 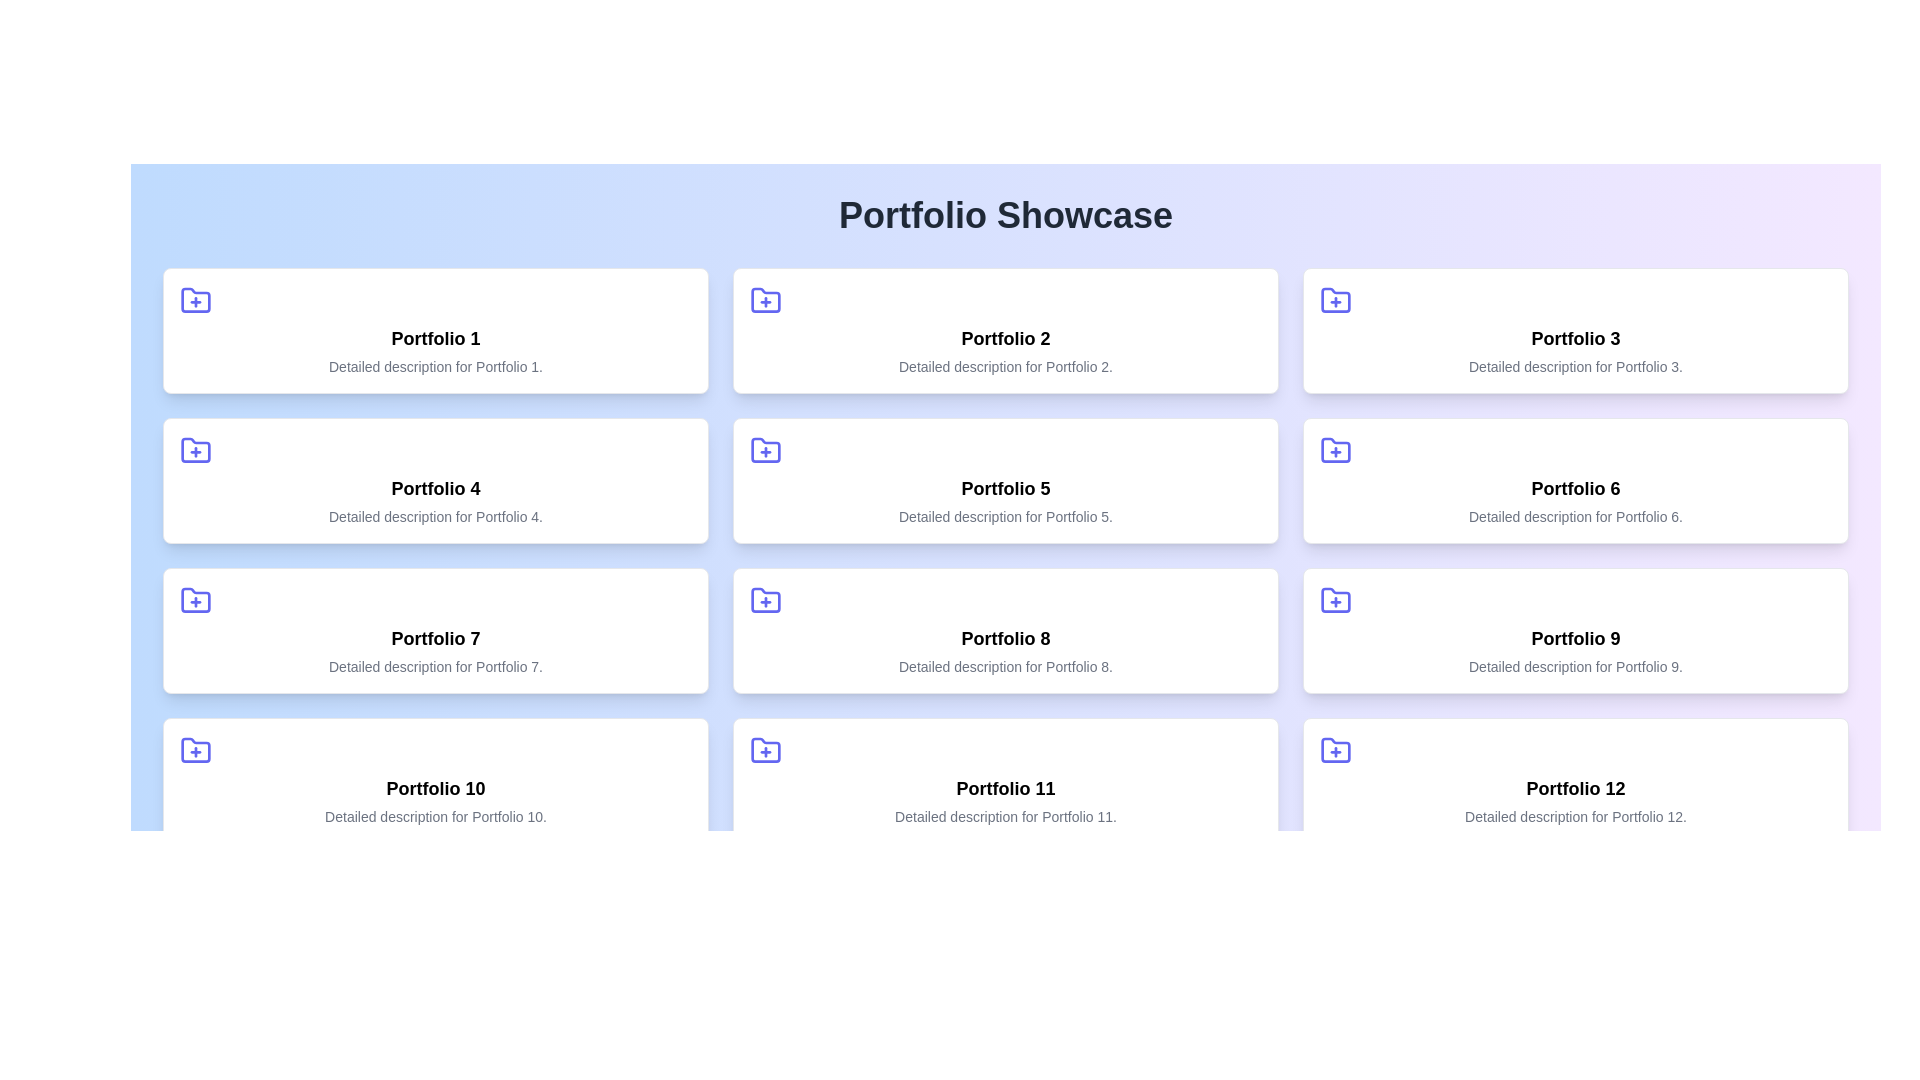 What do you see at coordinates (435, 788) in the screenshot?
I see `the text element displaying 'Portfolio 10' which is centrally aligned and positioned above a smaller descriptive text in the bottom-left corner of the grid layout` at bounding box center [435, 788].